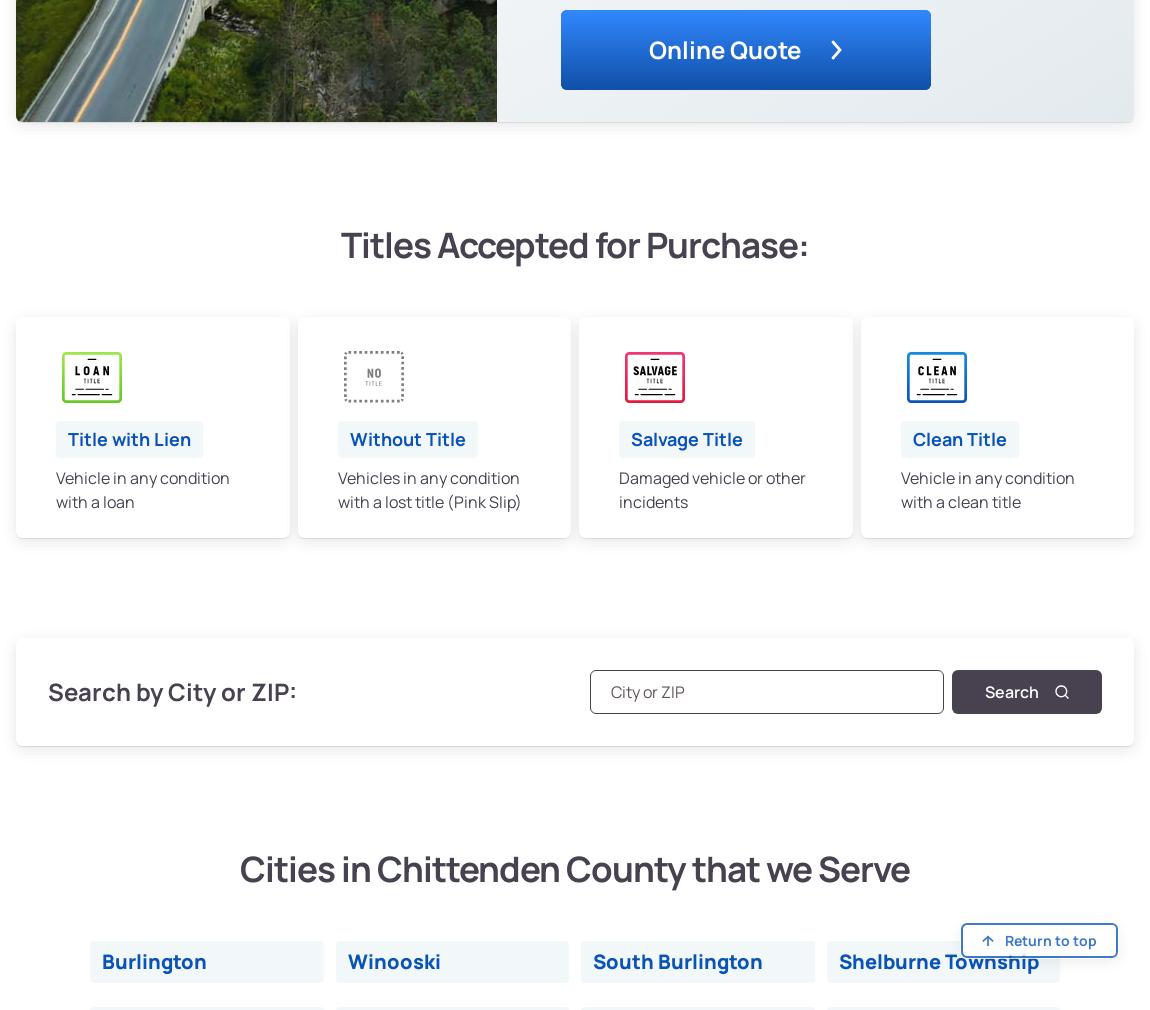  What do you see at coordinates (1012, 690) in the screenshot?
I see `'Search'` at bounding box center [1012, 690].